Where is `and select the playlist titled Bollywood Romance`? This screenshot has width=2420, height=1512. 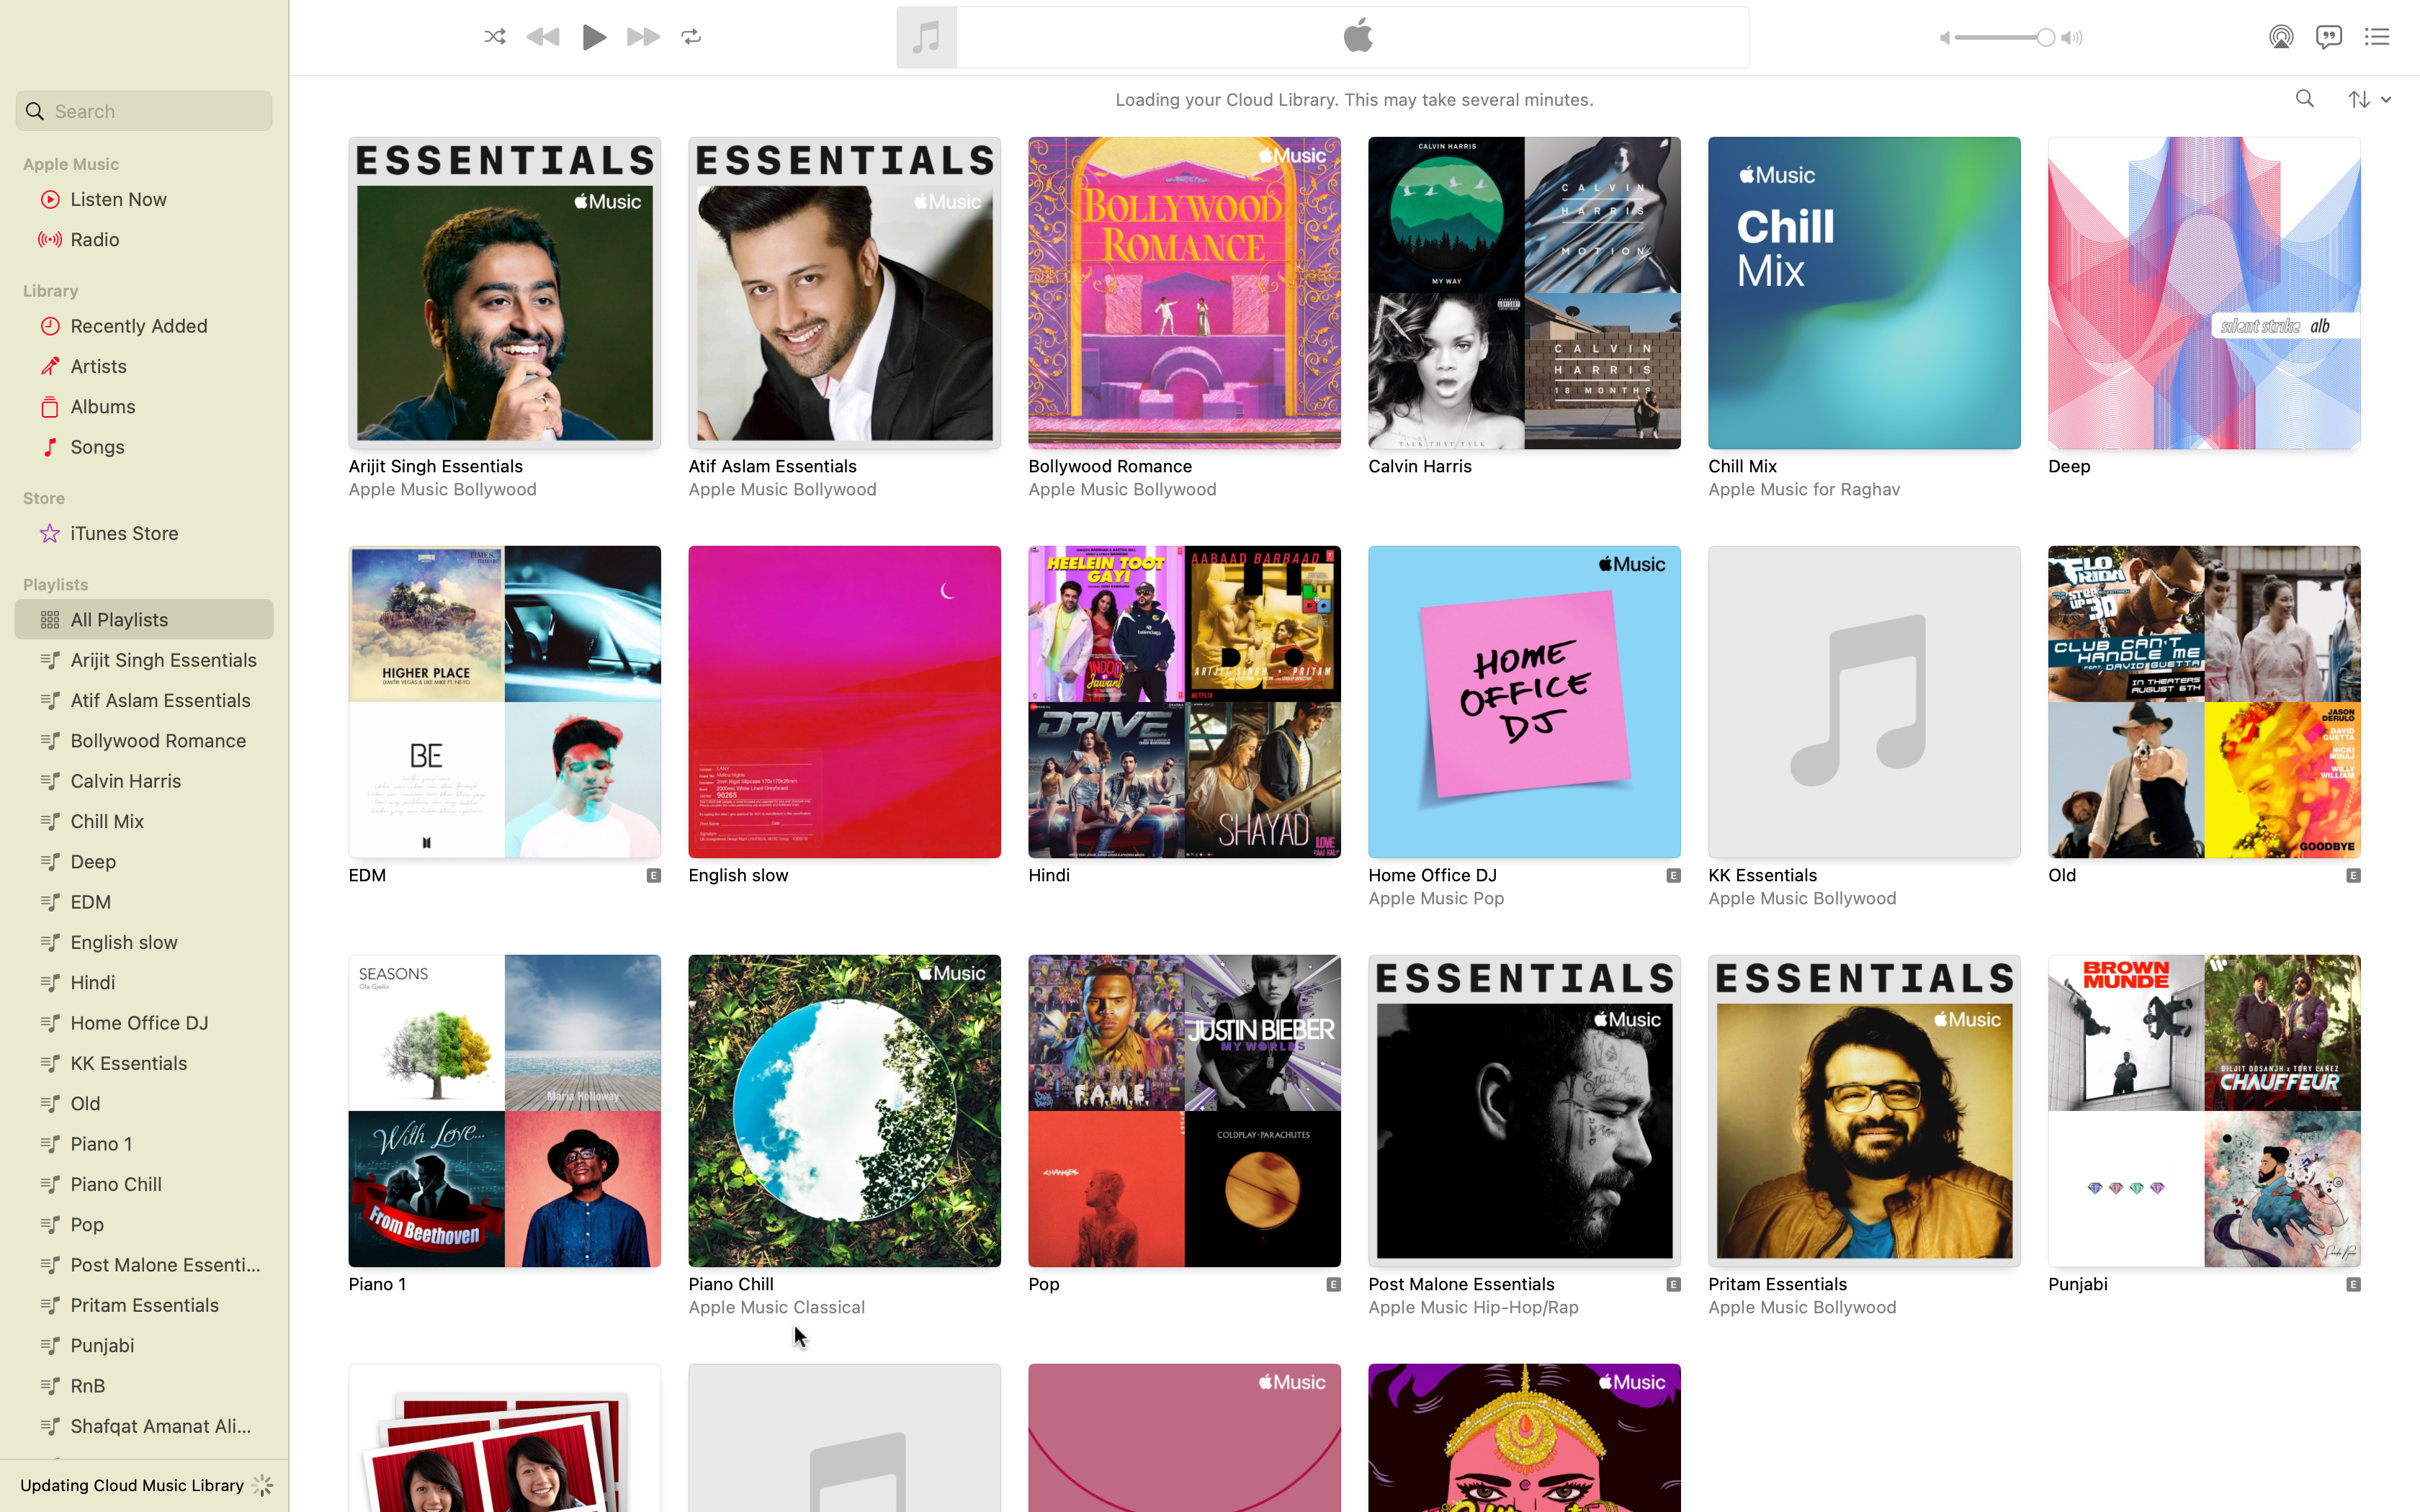 and select the playlist titled Bollywood Romance is located at coordinates (1180, 319).